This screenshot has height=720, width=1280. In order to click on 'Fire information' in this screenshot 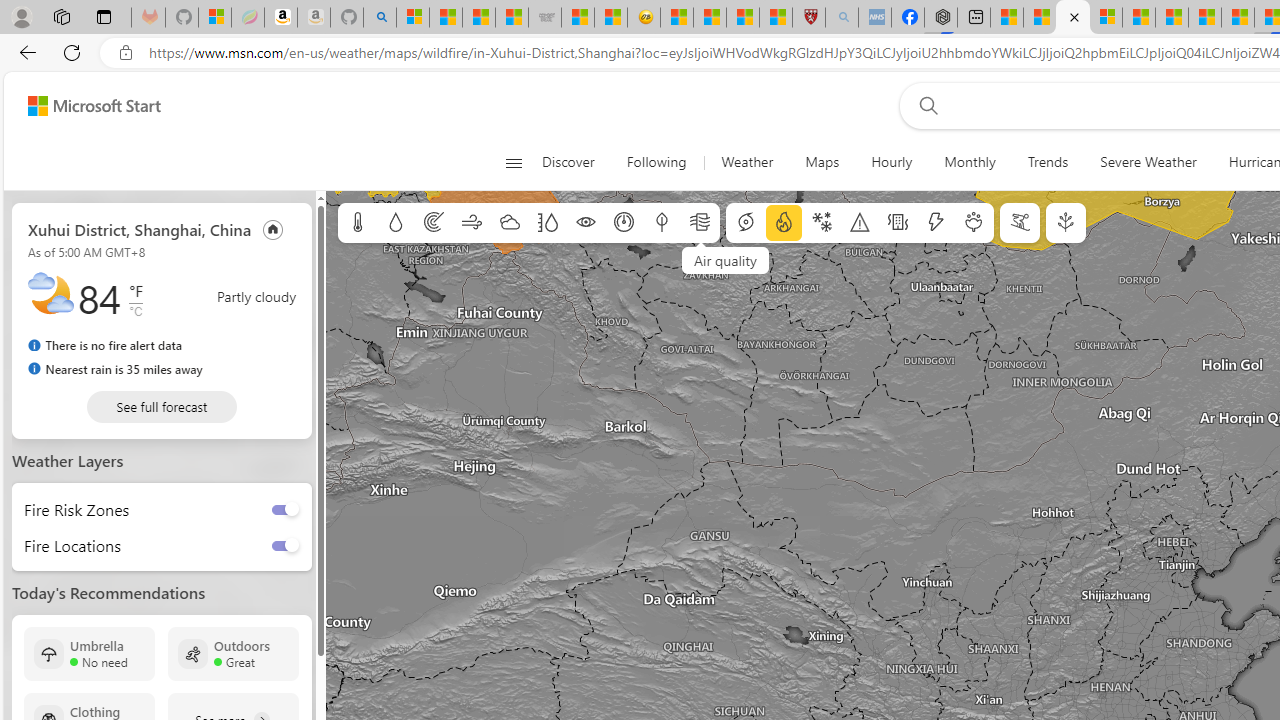, I will do `click(783, 223)`.